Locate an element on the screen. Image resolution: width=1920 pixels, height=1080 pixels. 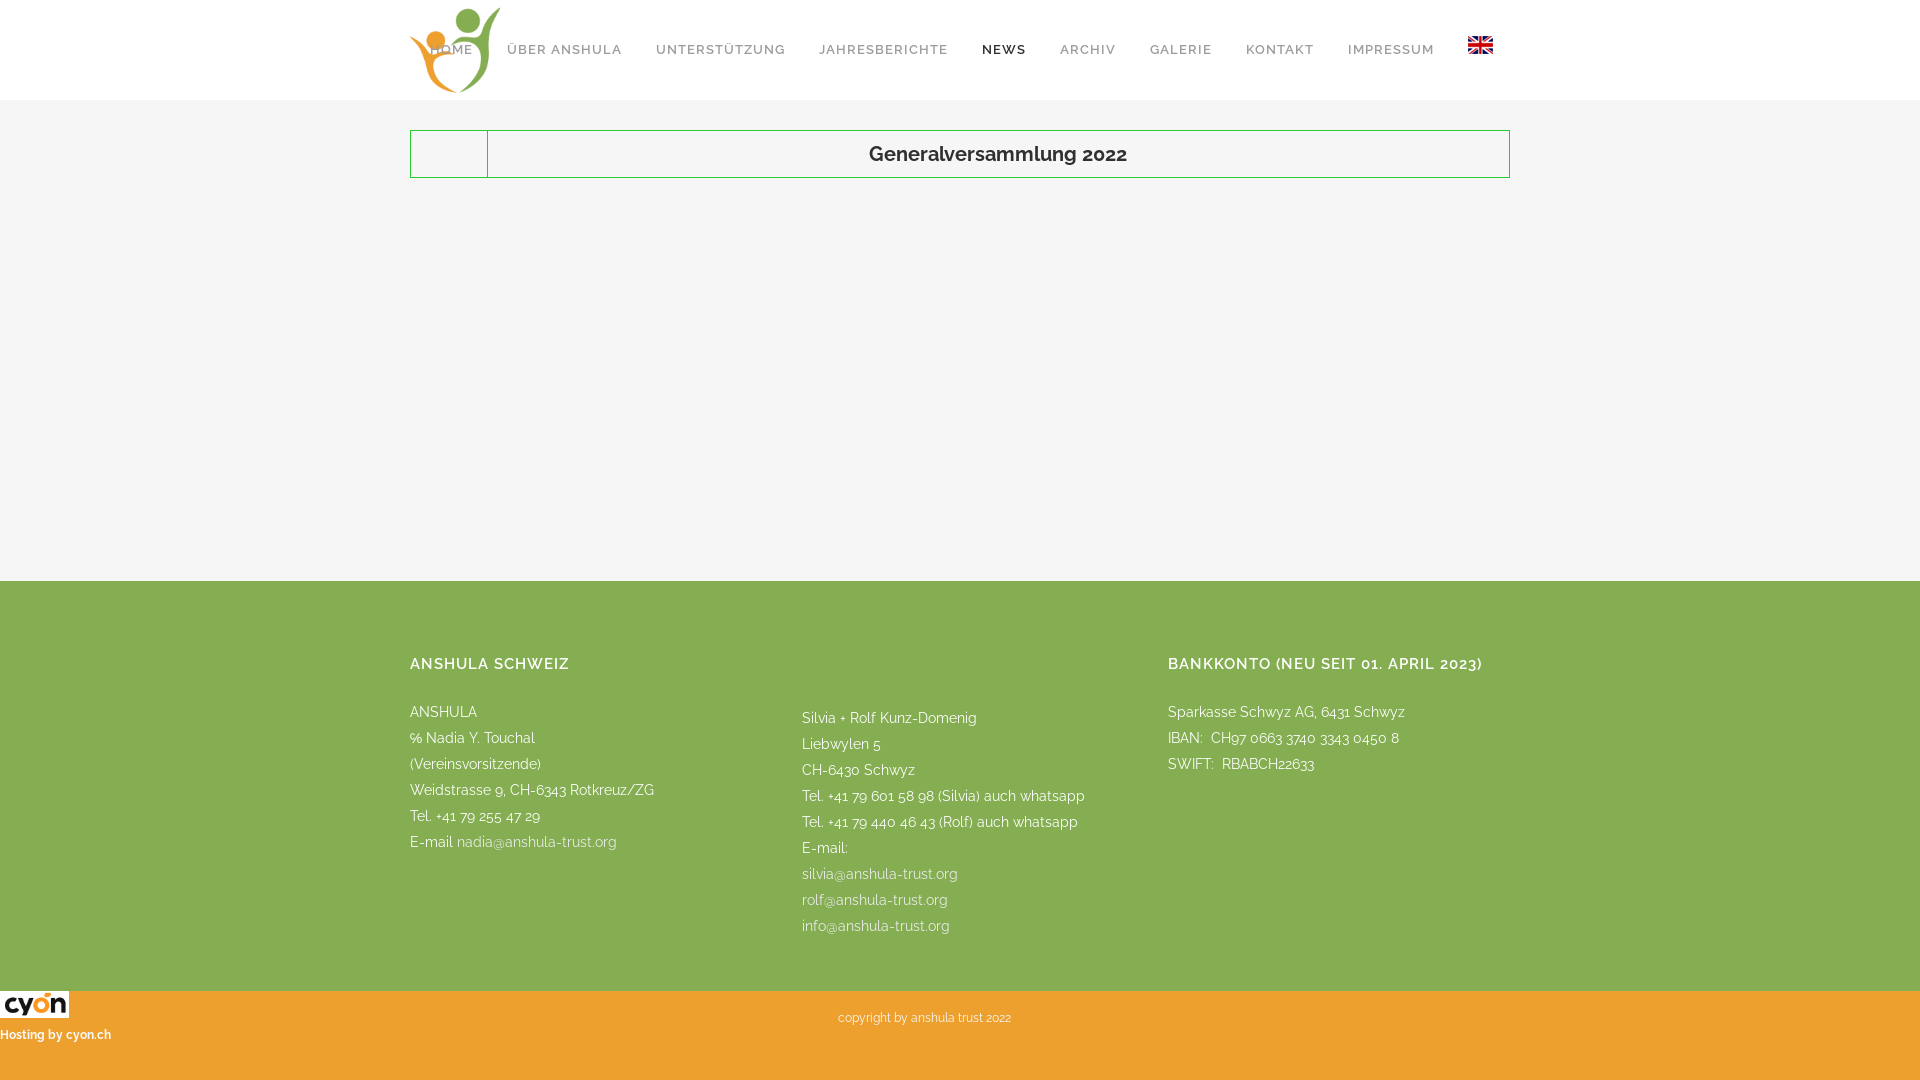
'JAHRESBERICHTE' is located at coordinates (882, 49).